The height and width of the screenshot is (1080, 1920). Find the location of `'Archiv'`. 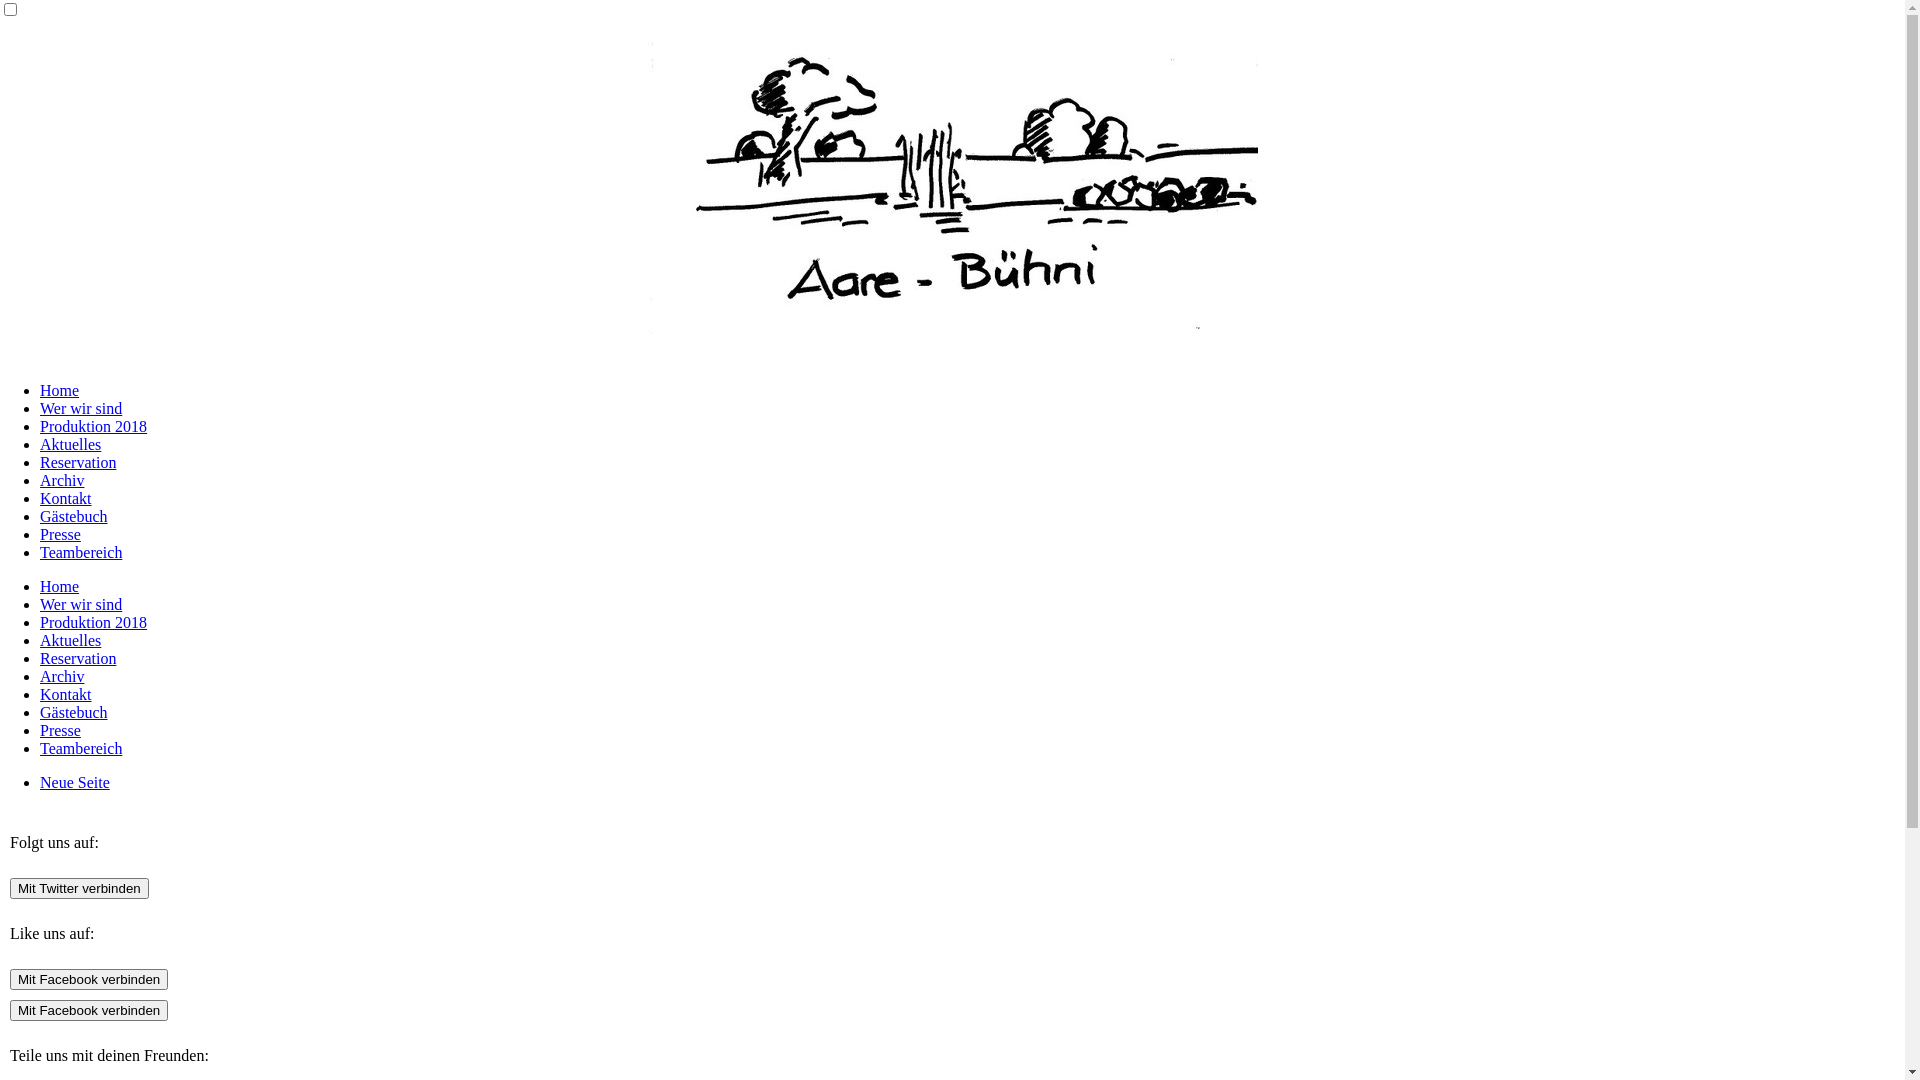

'Archiv' is located at coordinates (62, 675).